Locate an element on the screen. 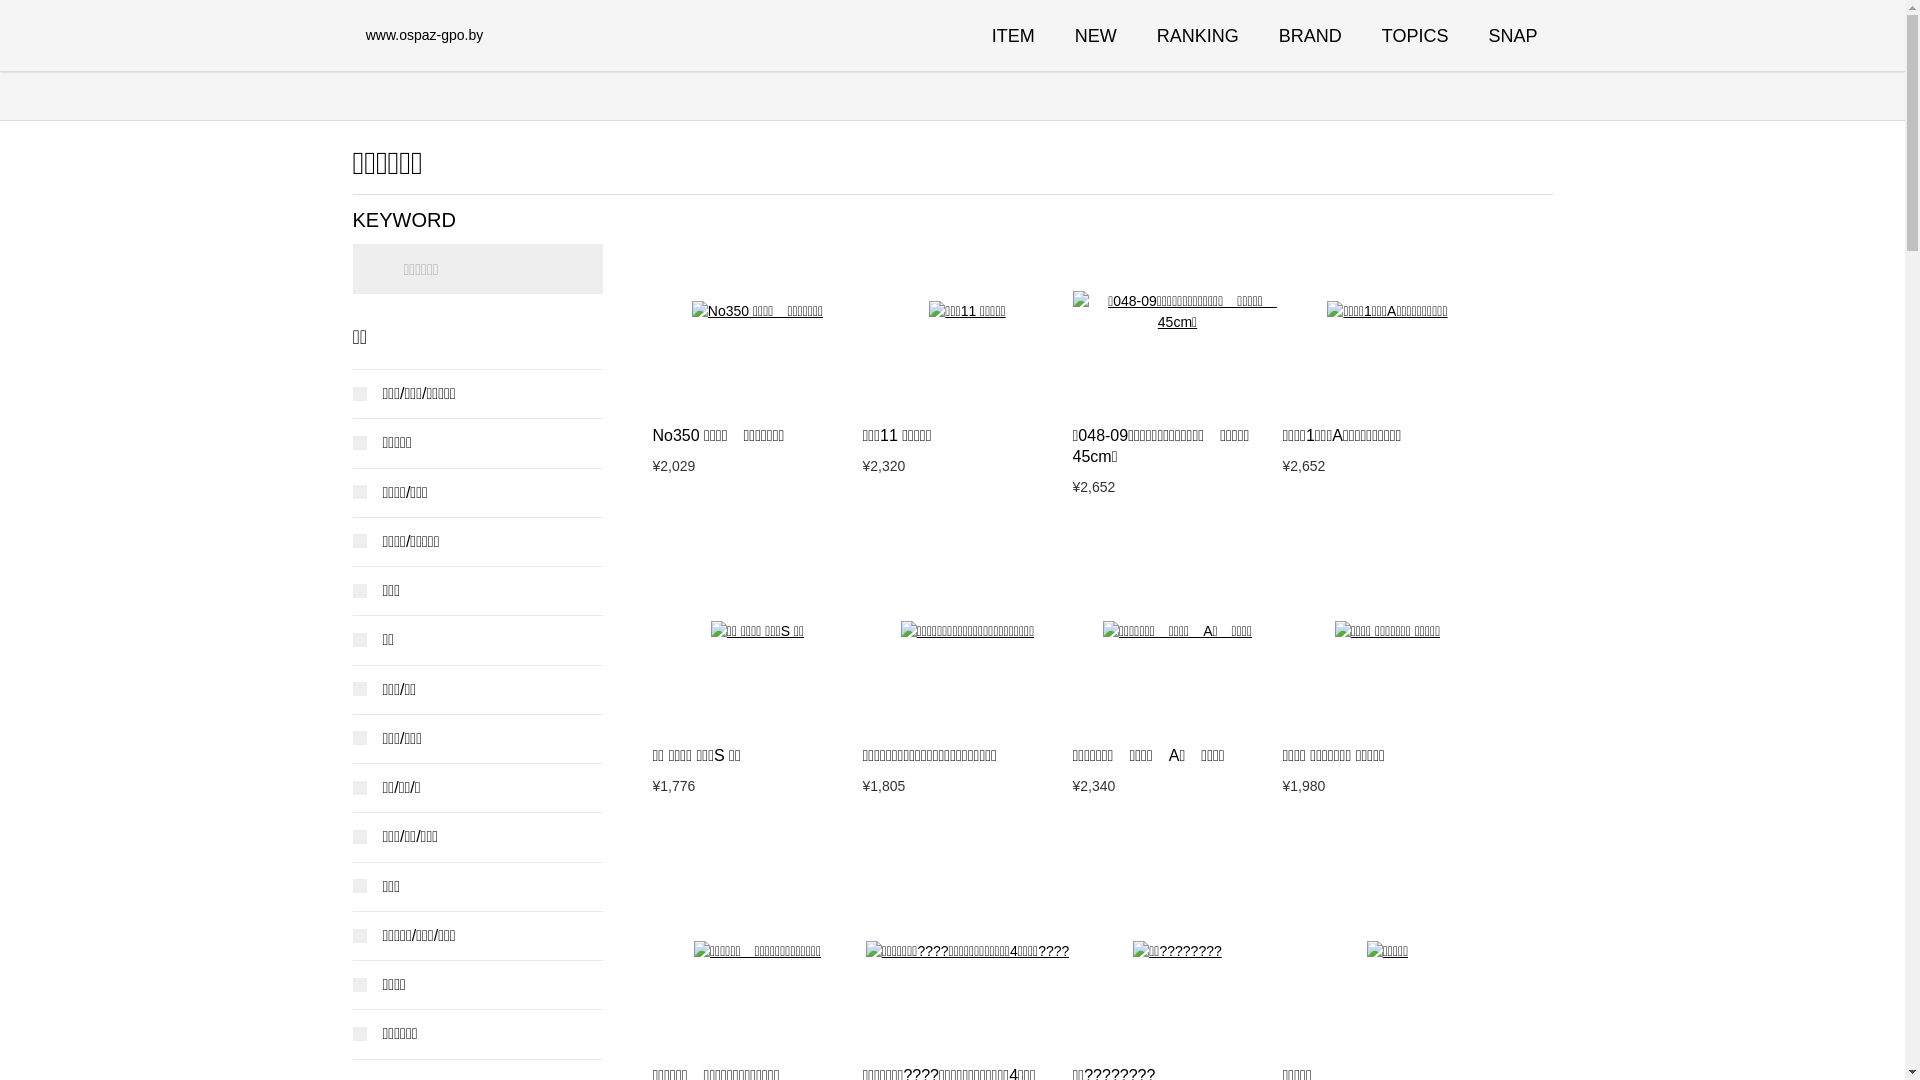 The image size is (1920, 1080). 'ITEM' is located at coordinates (1013, 35).